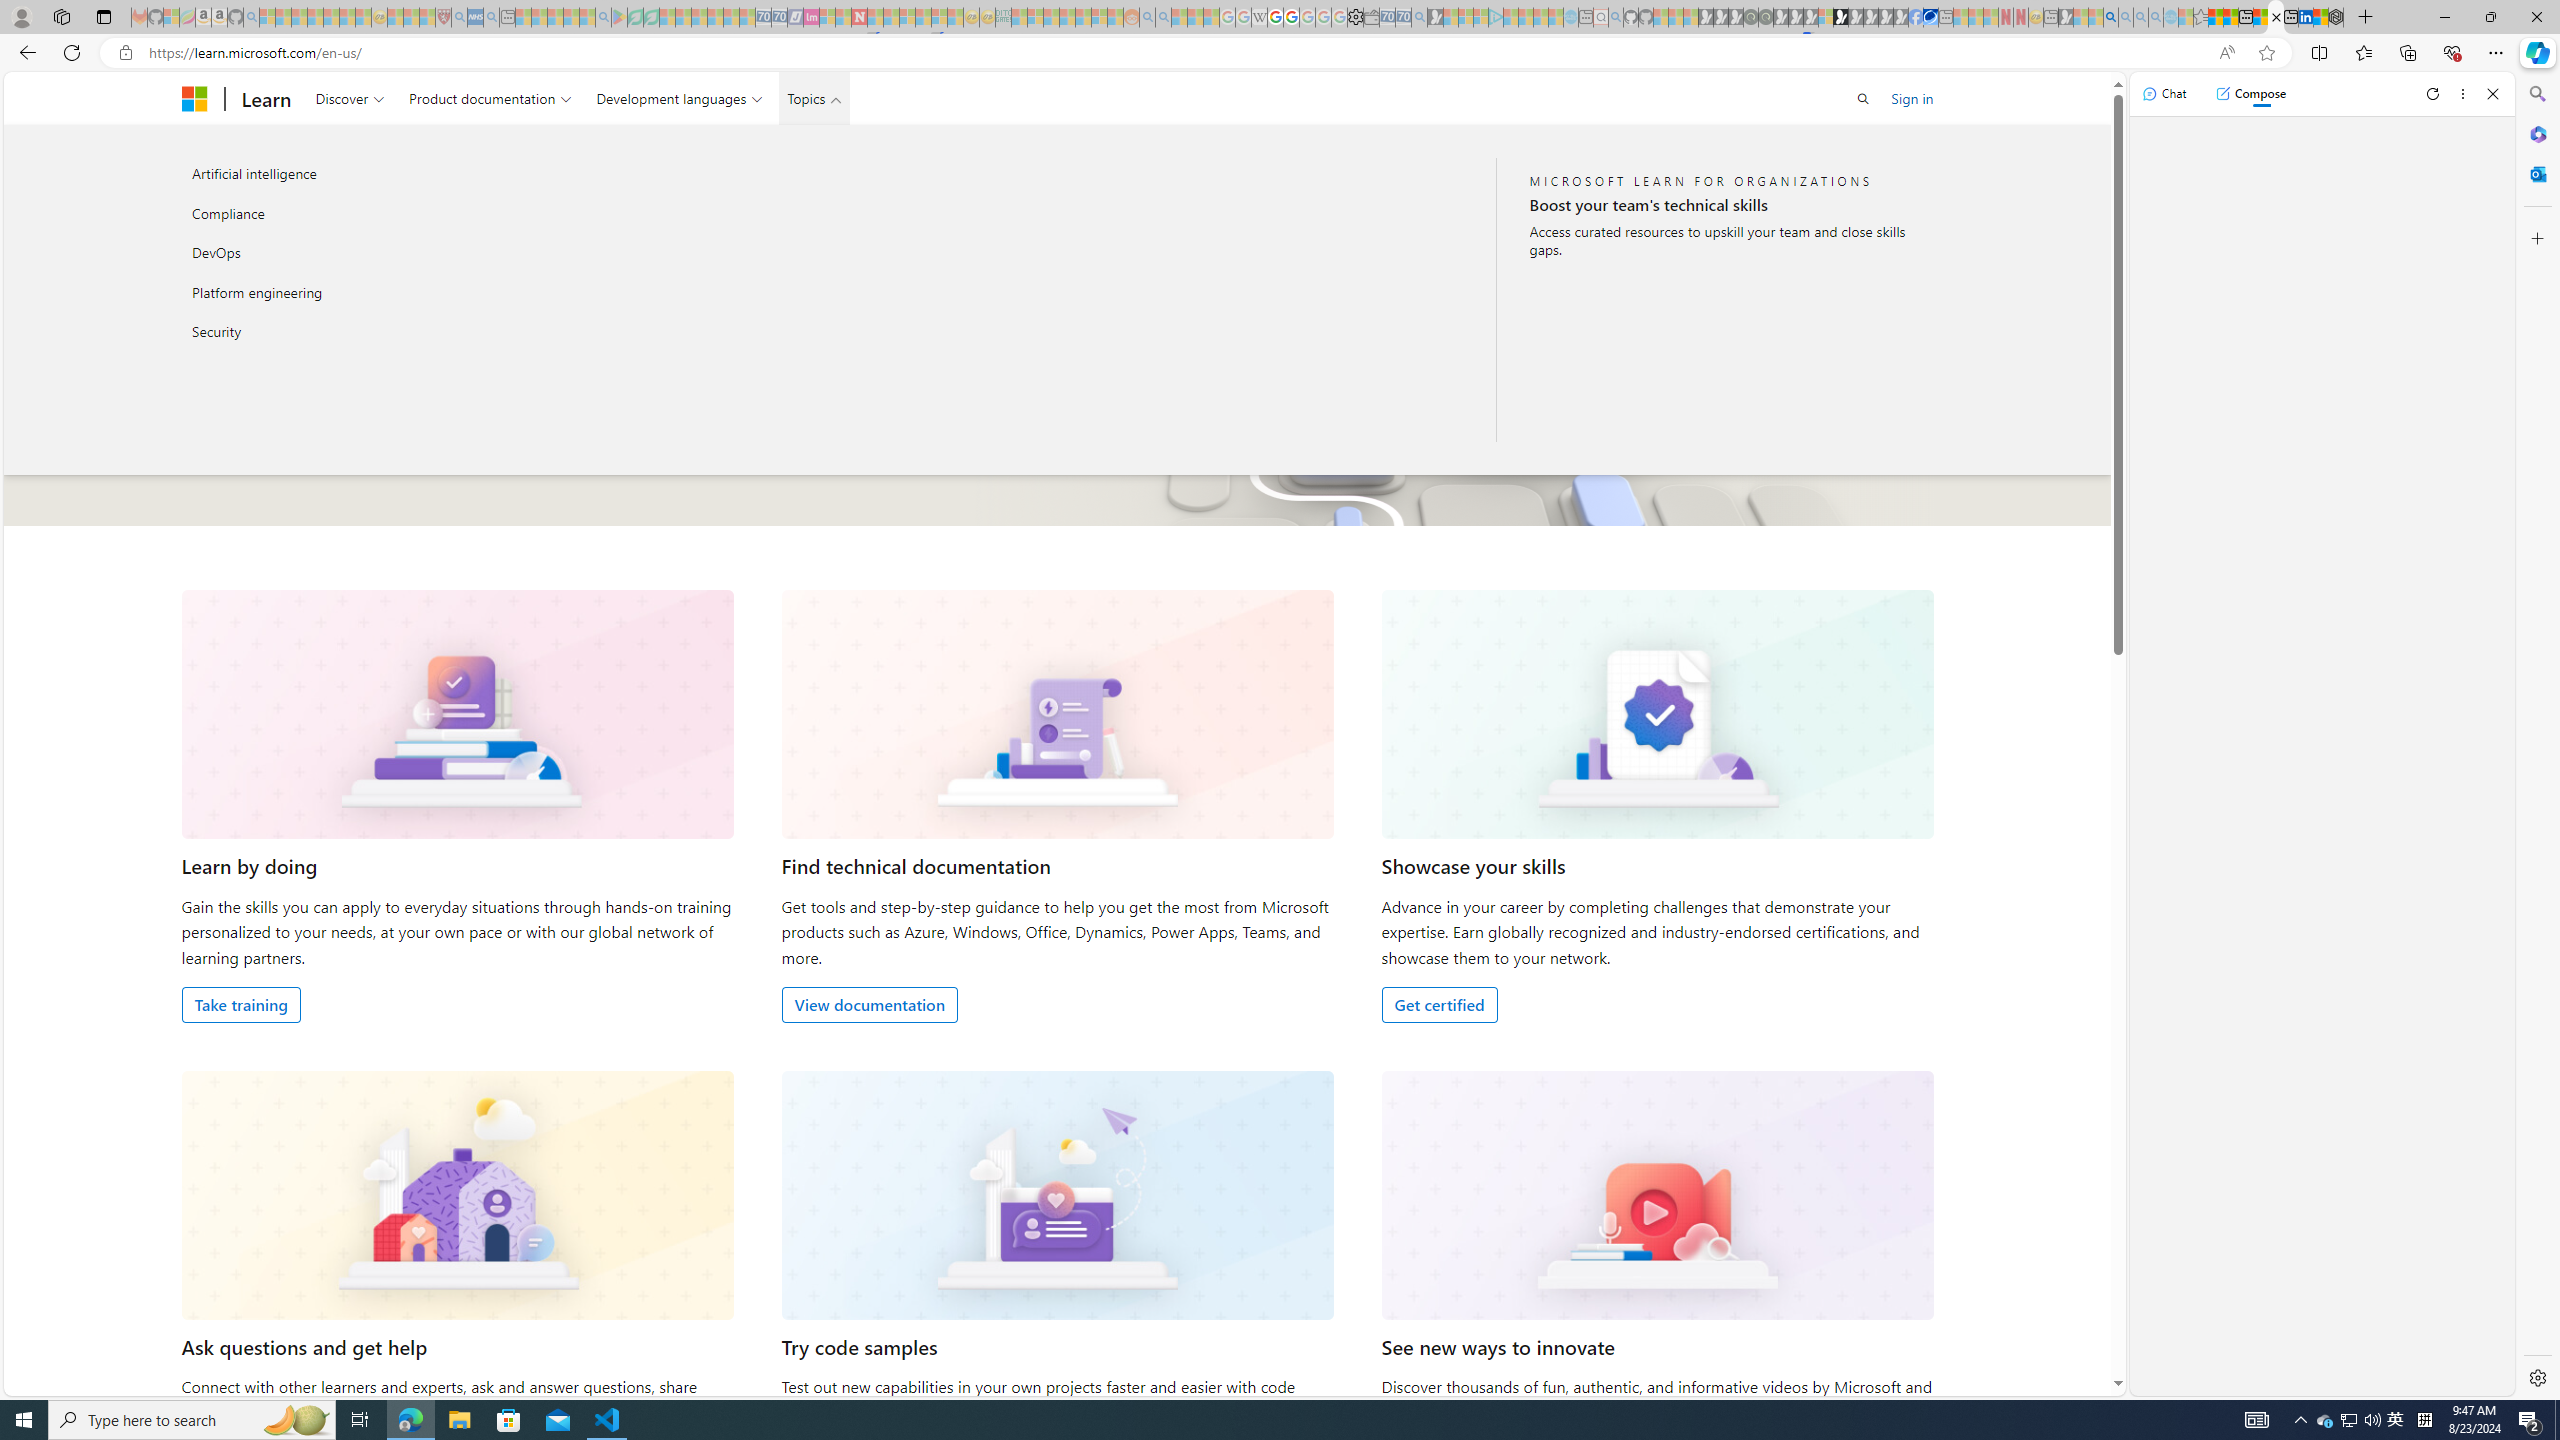 The height and width of the screenshot is (1440, 2560). I want to click on 'AQI & Health | AirNow.gov', so click(1931, 16).